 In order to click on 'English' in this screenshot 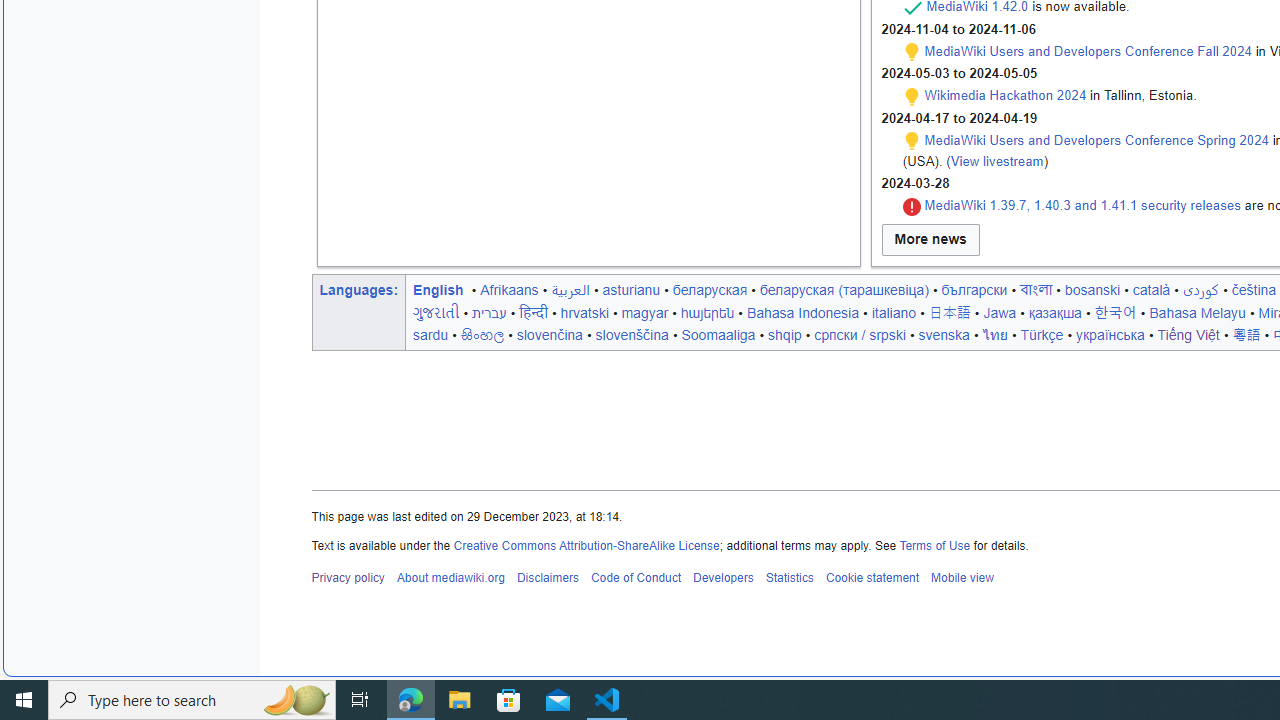, I will do `click(437, 289)`.